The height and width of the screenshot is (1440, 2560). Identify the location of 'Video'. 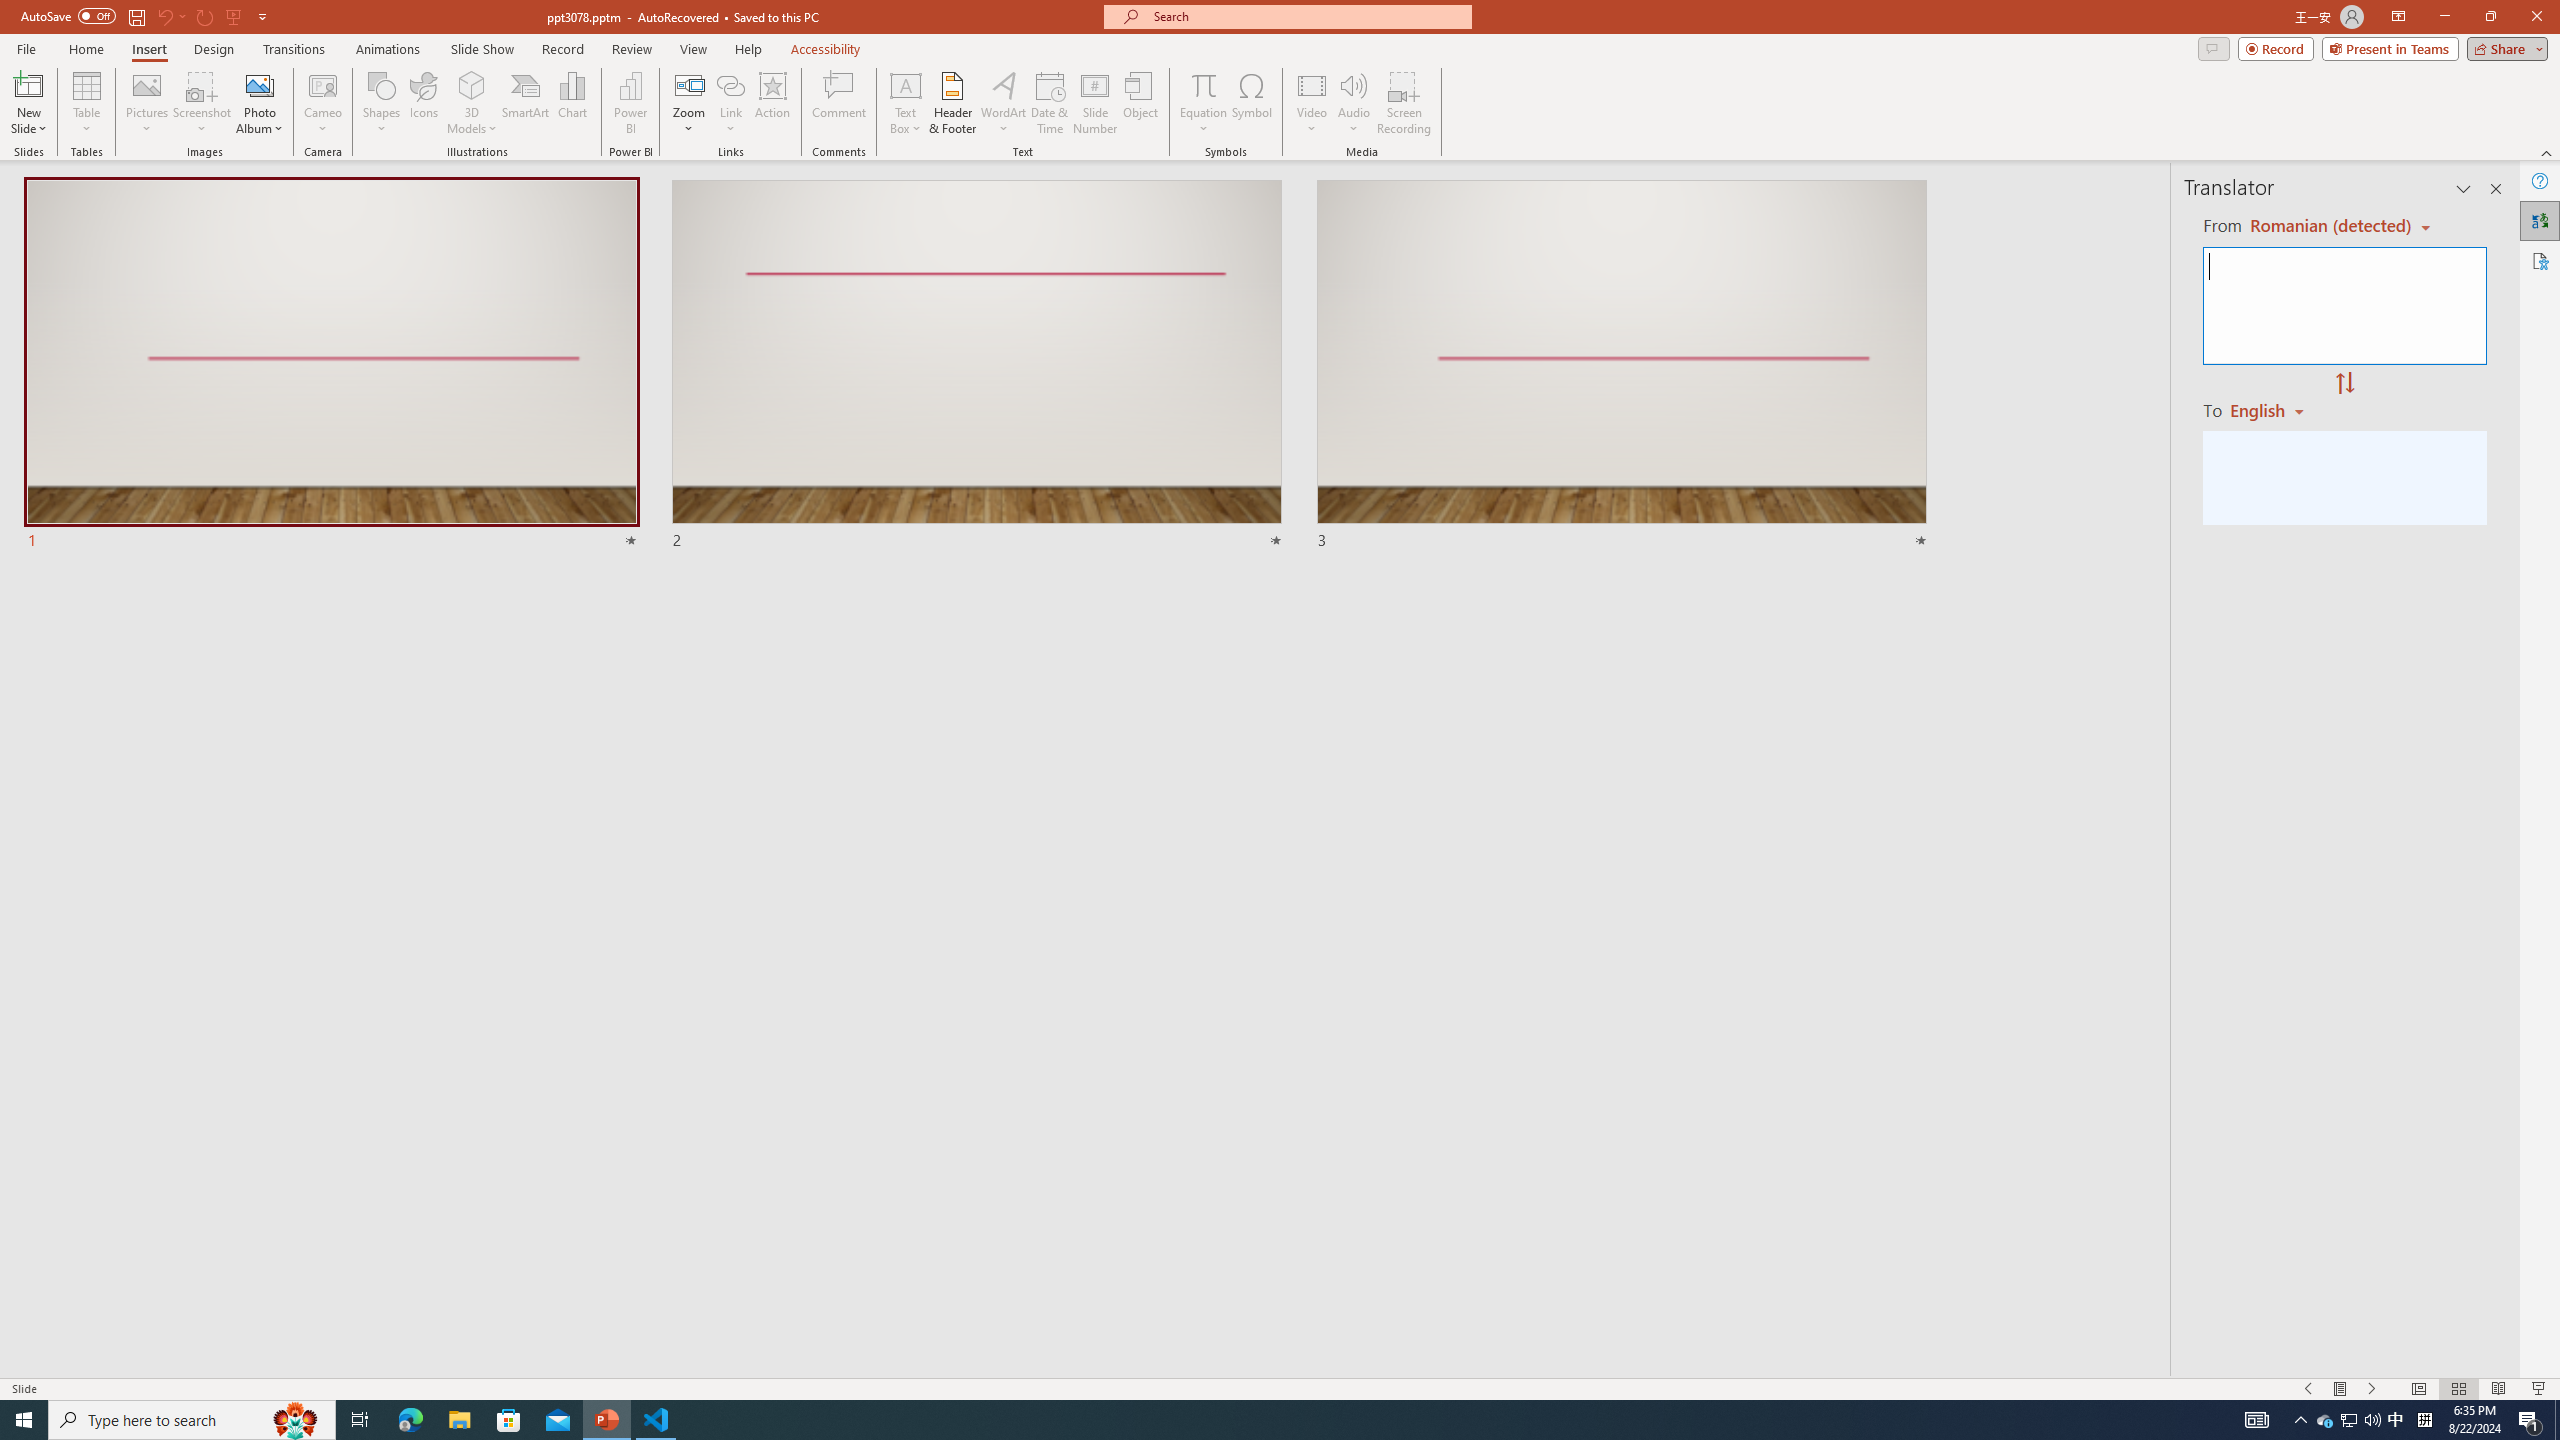
(1312, 103).